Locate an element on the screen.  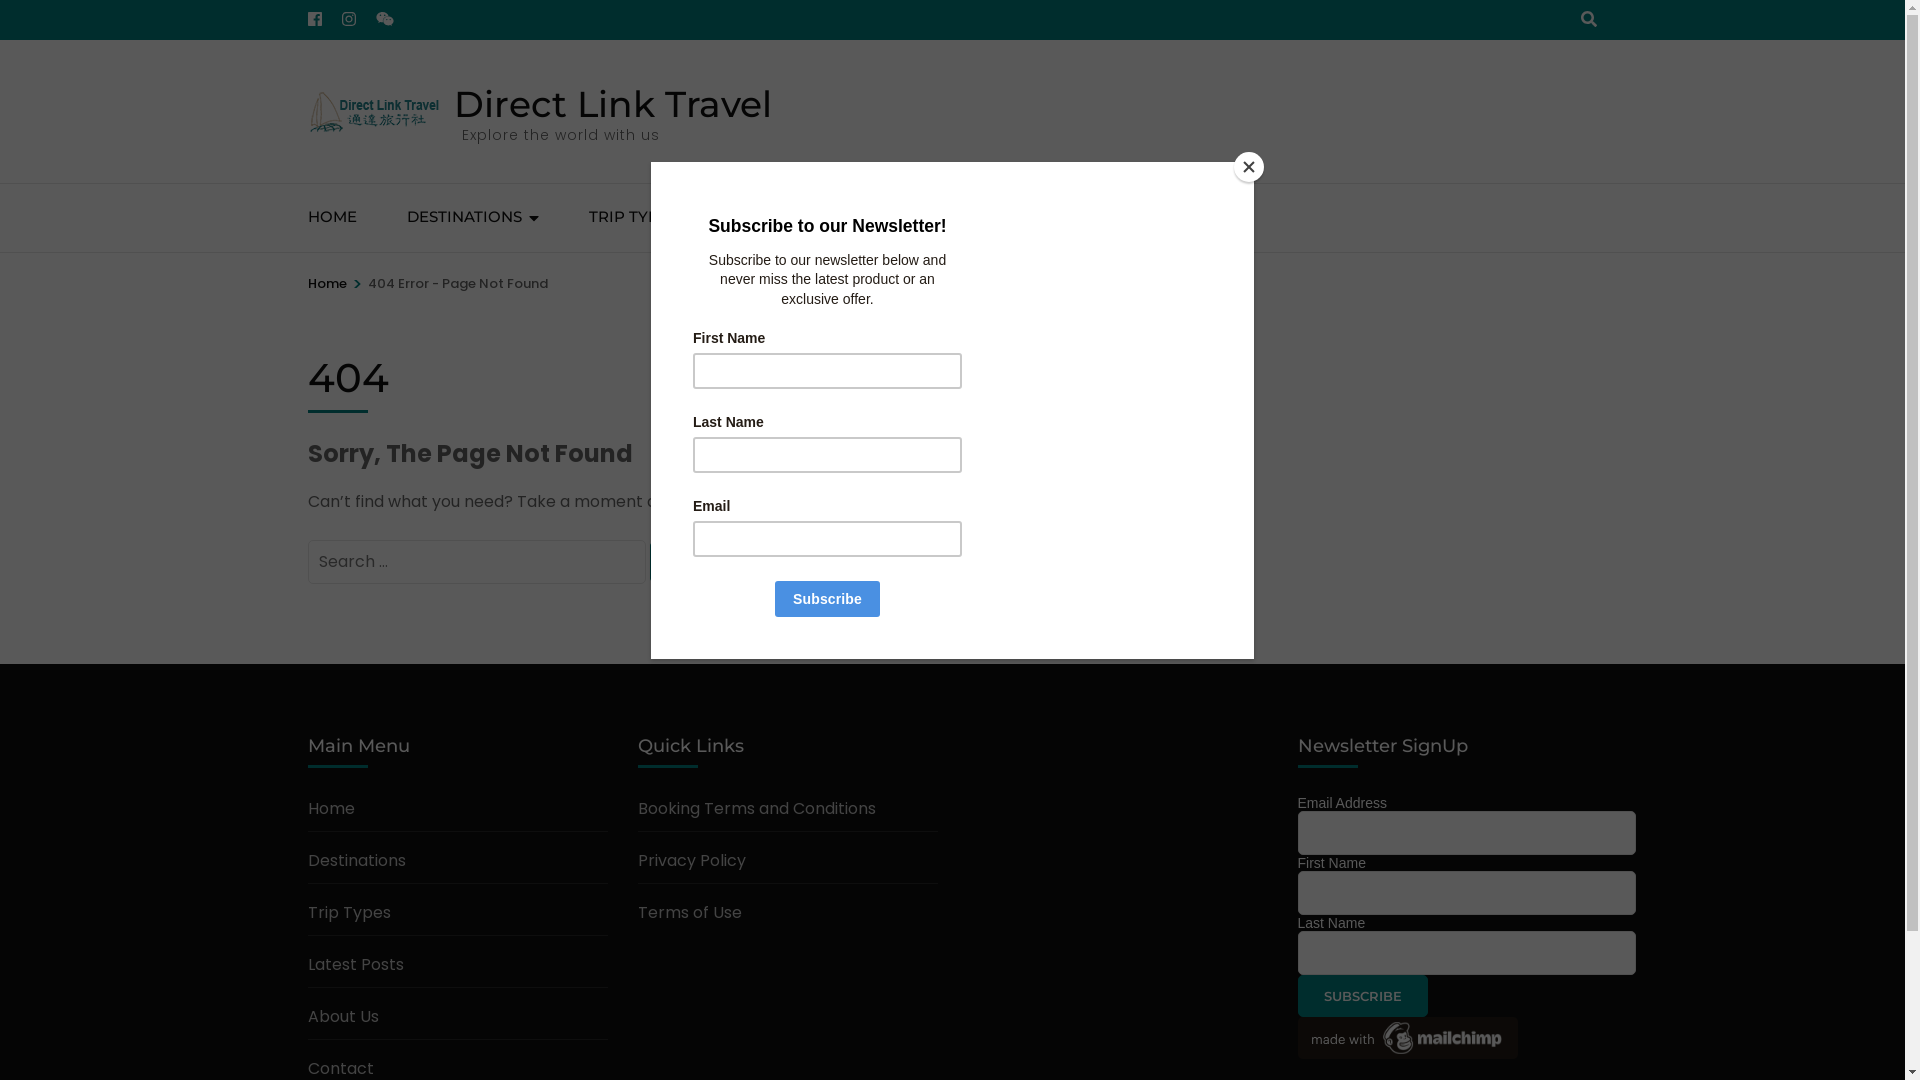
'Latest Posts' is located at coordinates (355, 963).